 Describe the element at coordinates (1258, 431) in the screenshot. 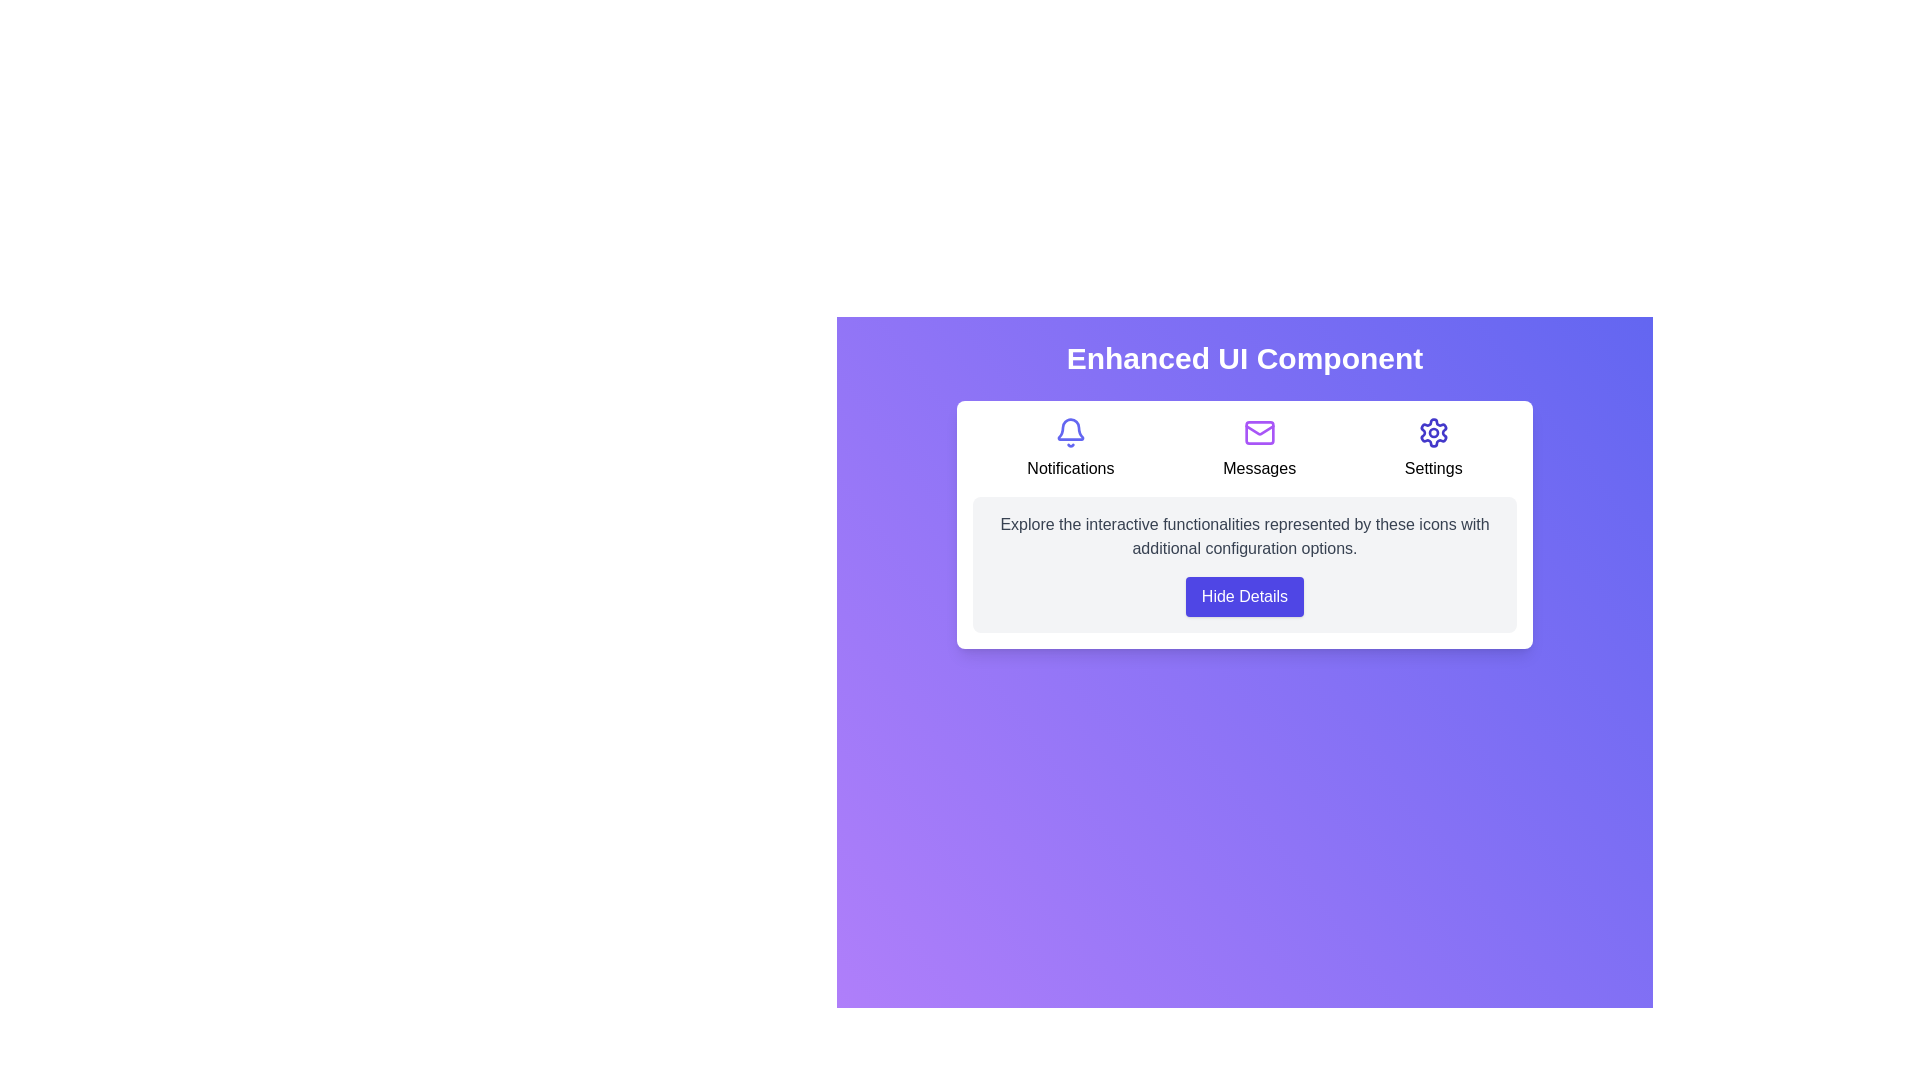

I see `the decorative SVG graphic that represents the body of the envelope in the mail icon, located beneath the Messages label as the second icon in a group of three` at that location.